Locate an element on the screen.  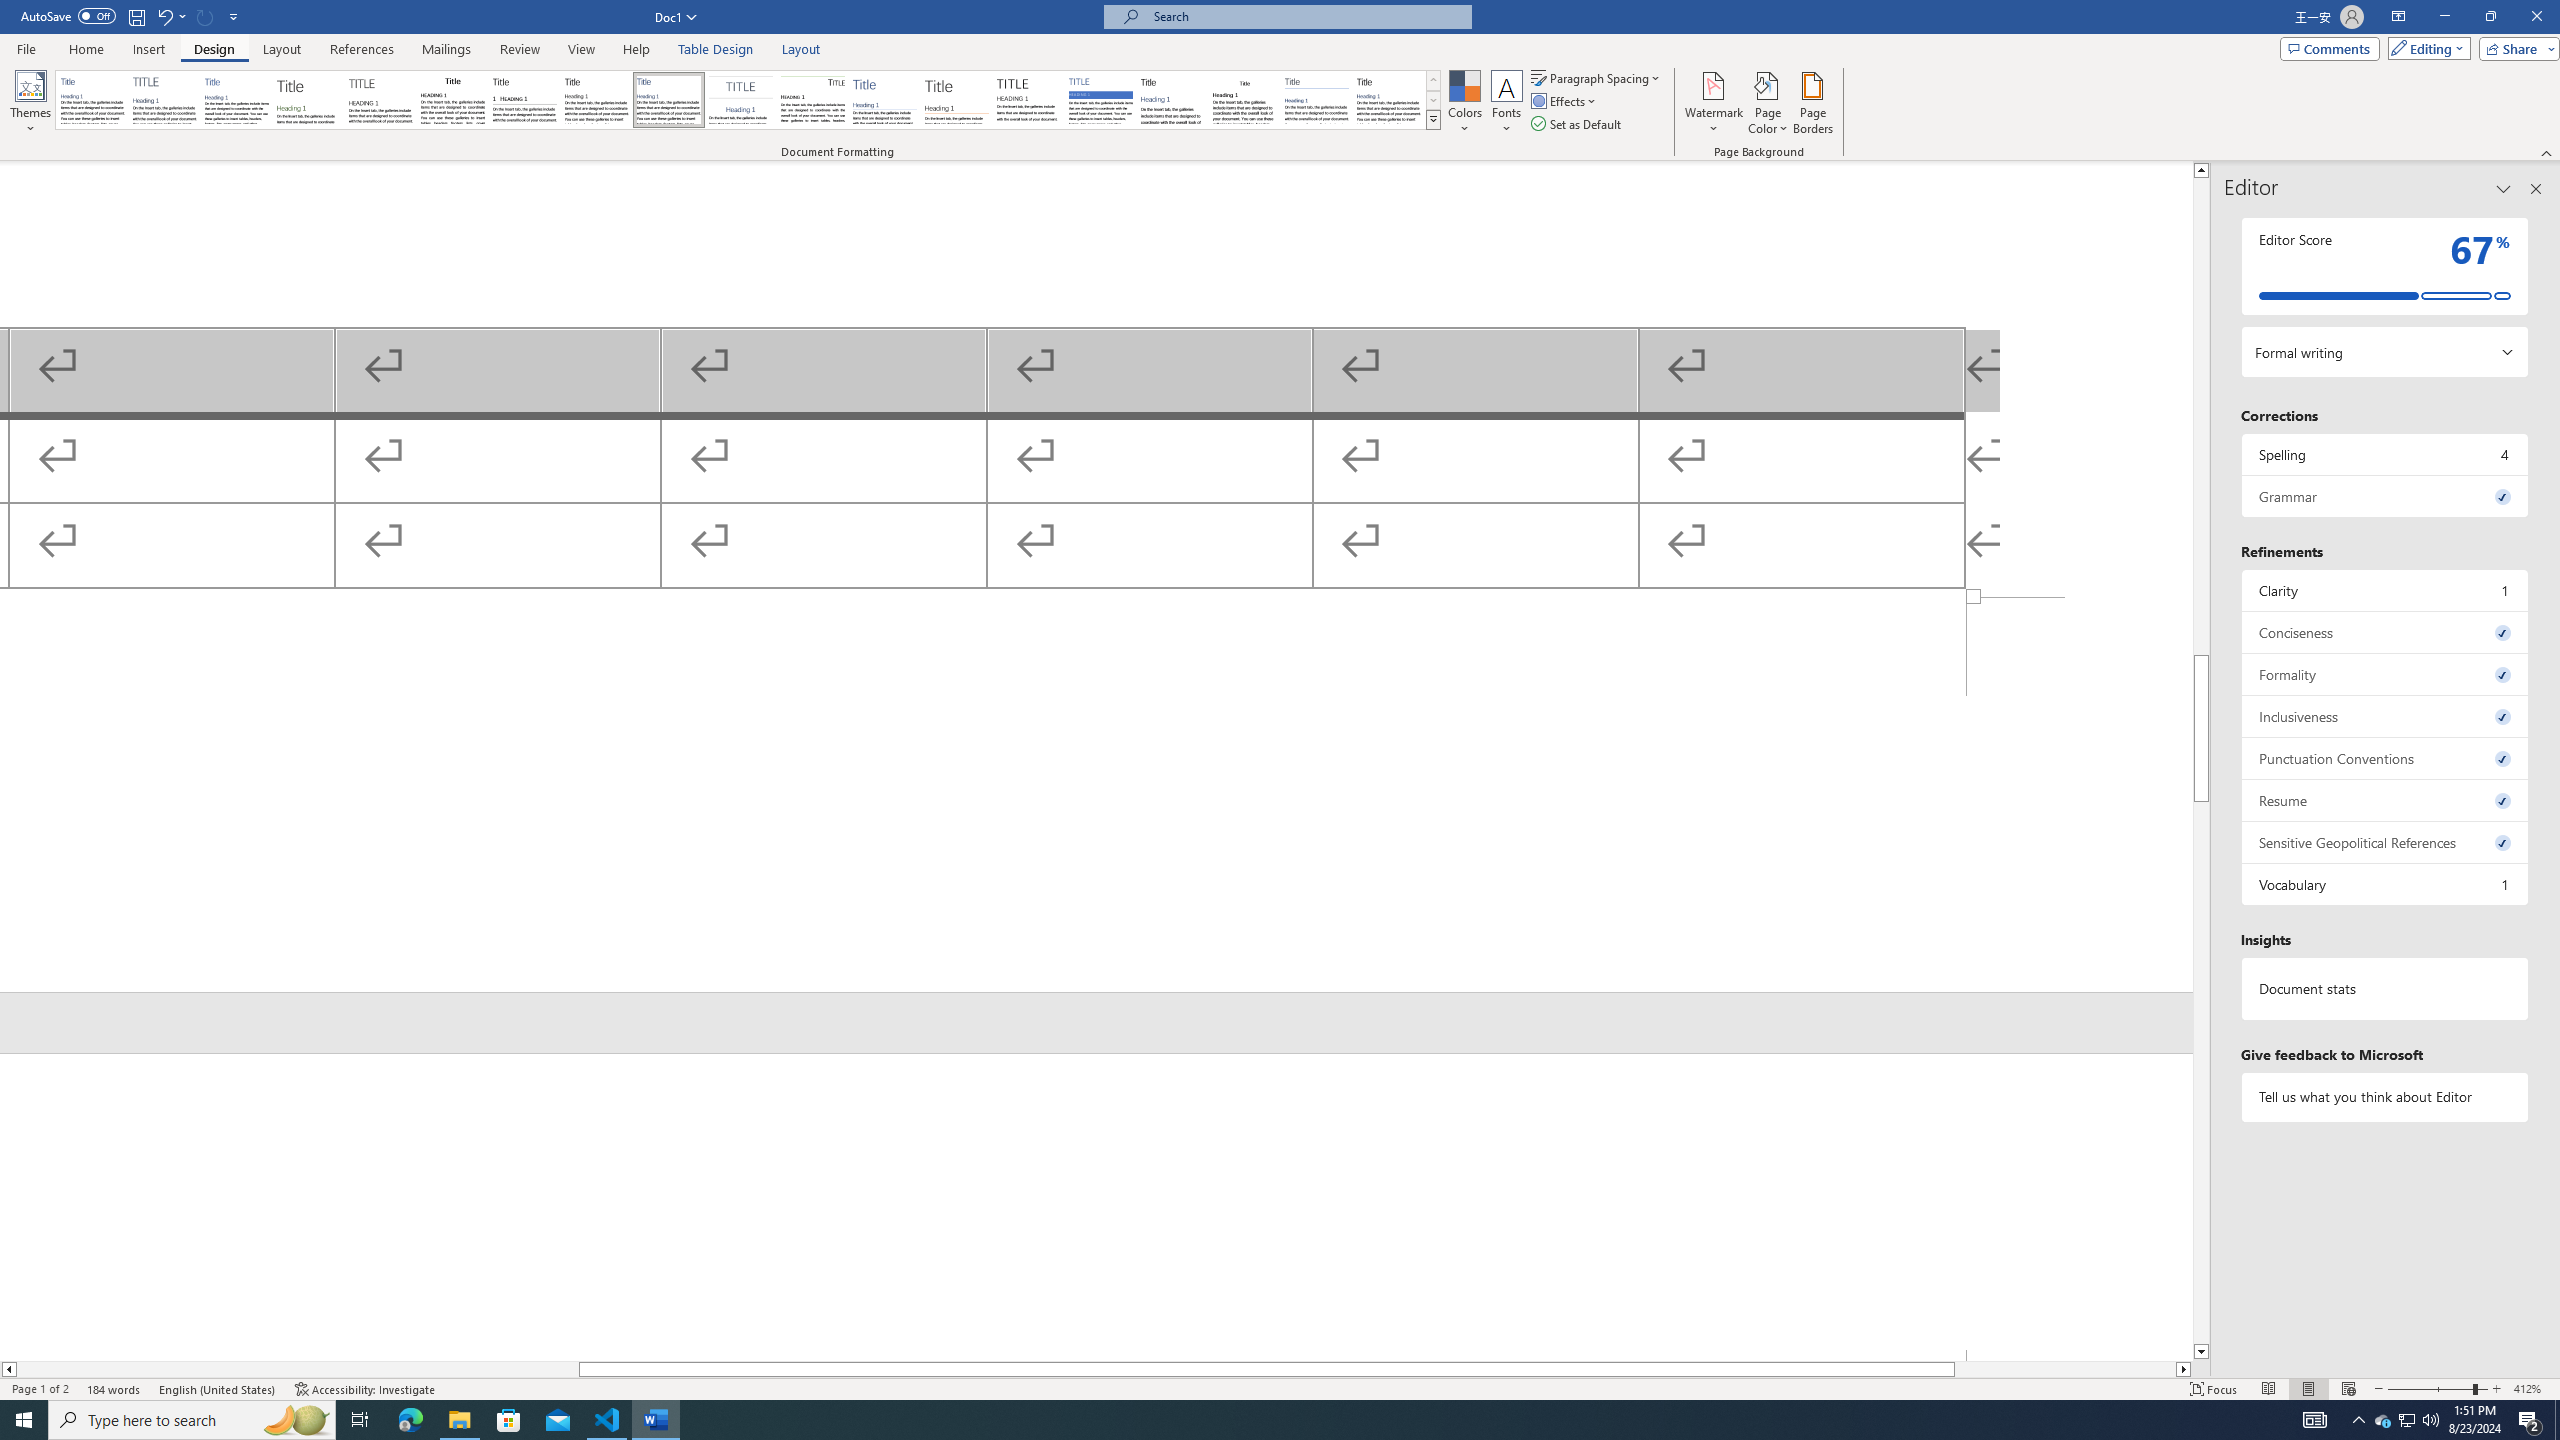
'Page Number Page 1 of 2' is located at coordinates (40, 1389).